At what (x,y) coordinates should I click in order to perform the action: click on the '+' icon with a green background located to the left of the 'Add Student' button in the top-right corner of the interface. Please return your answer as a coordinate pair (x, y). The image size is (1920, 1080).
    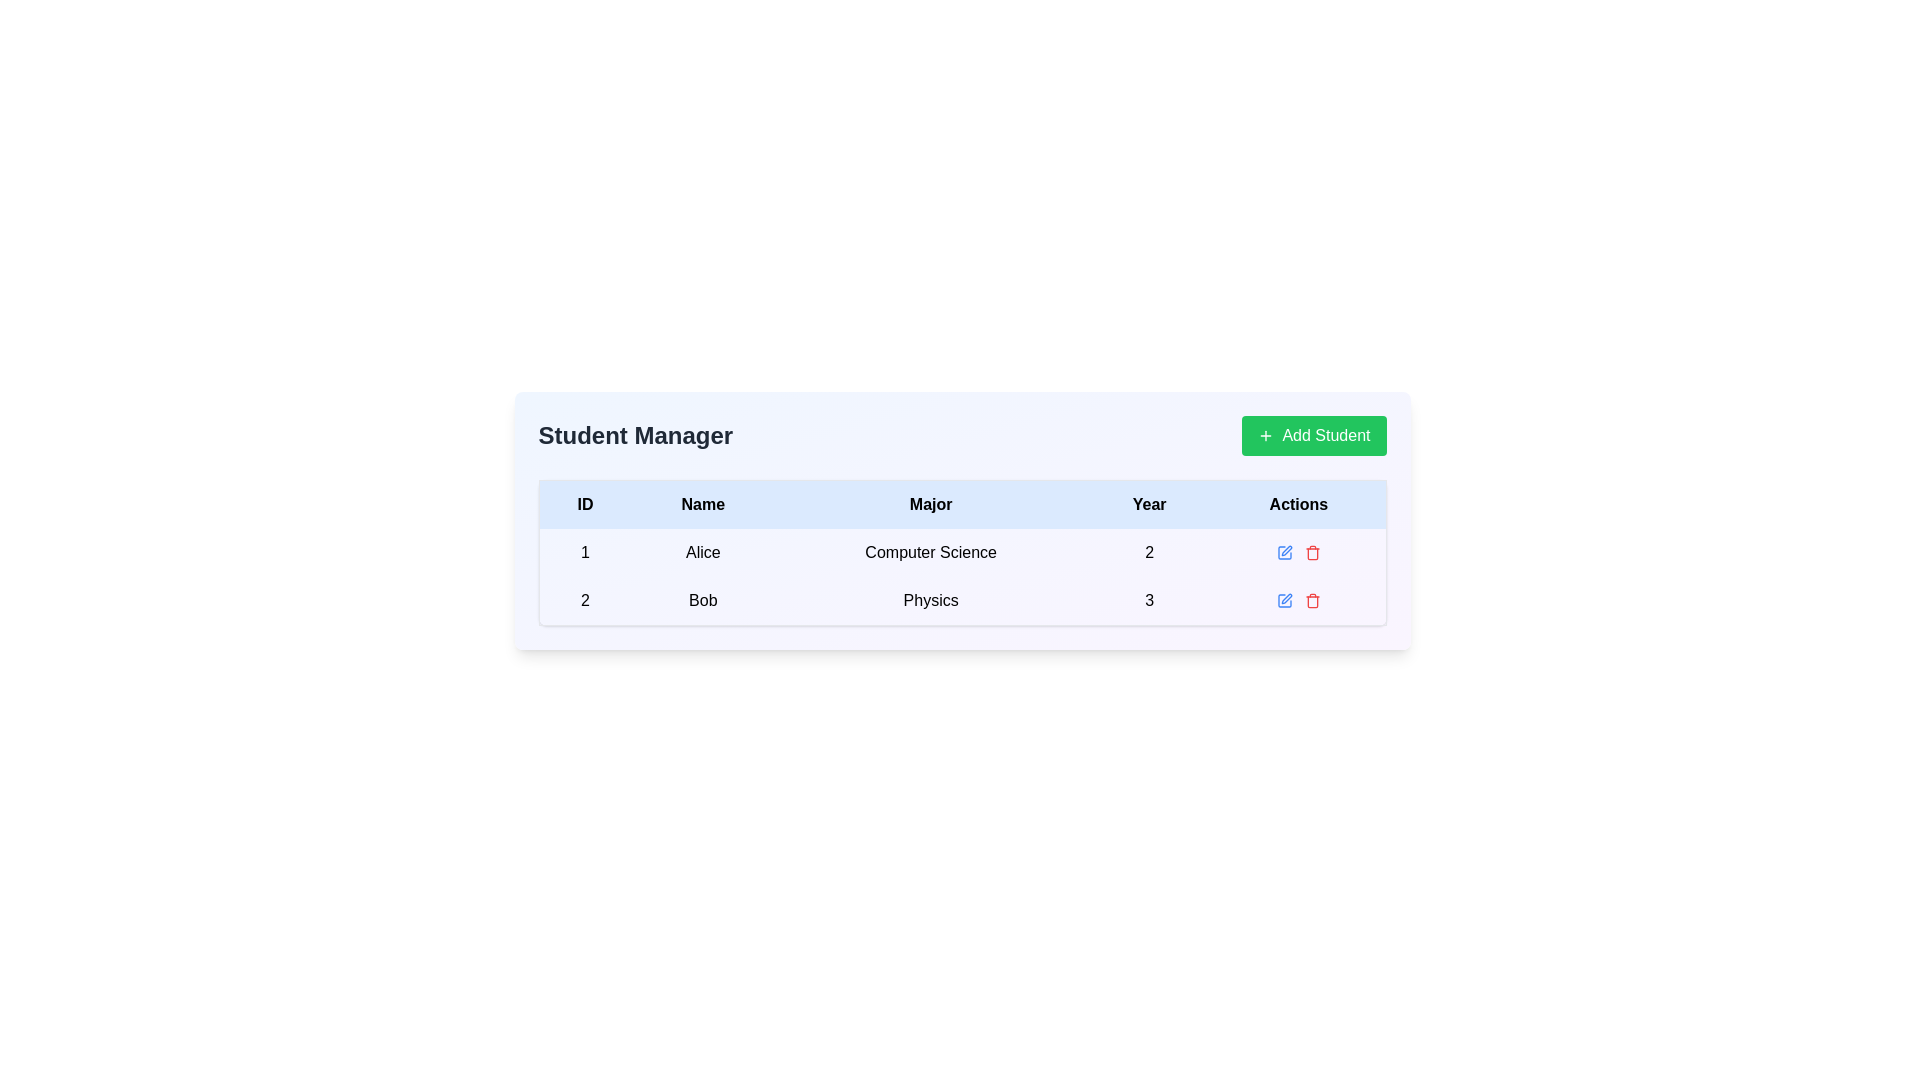
    Looking at the image, I should click on (1265, 434).